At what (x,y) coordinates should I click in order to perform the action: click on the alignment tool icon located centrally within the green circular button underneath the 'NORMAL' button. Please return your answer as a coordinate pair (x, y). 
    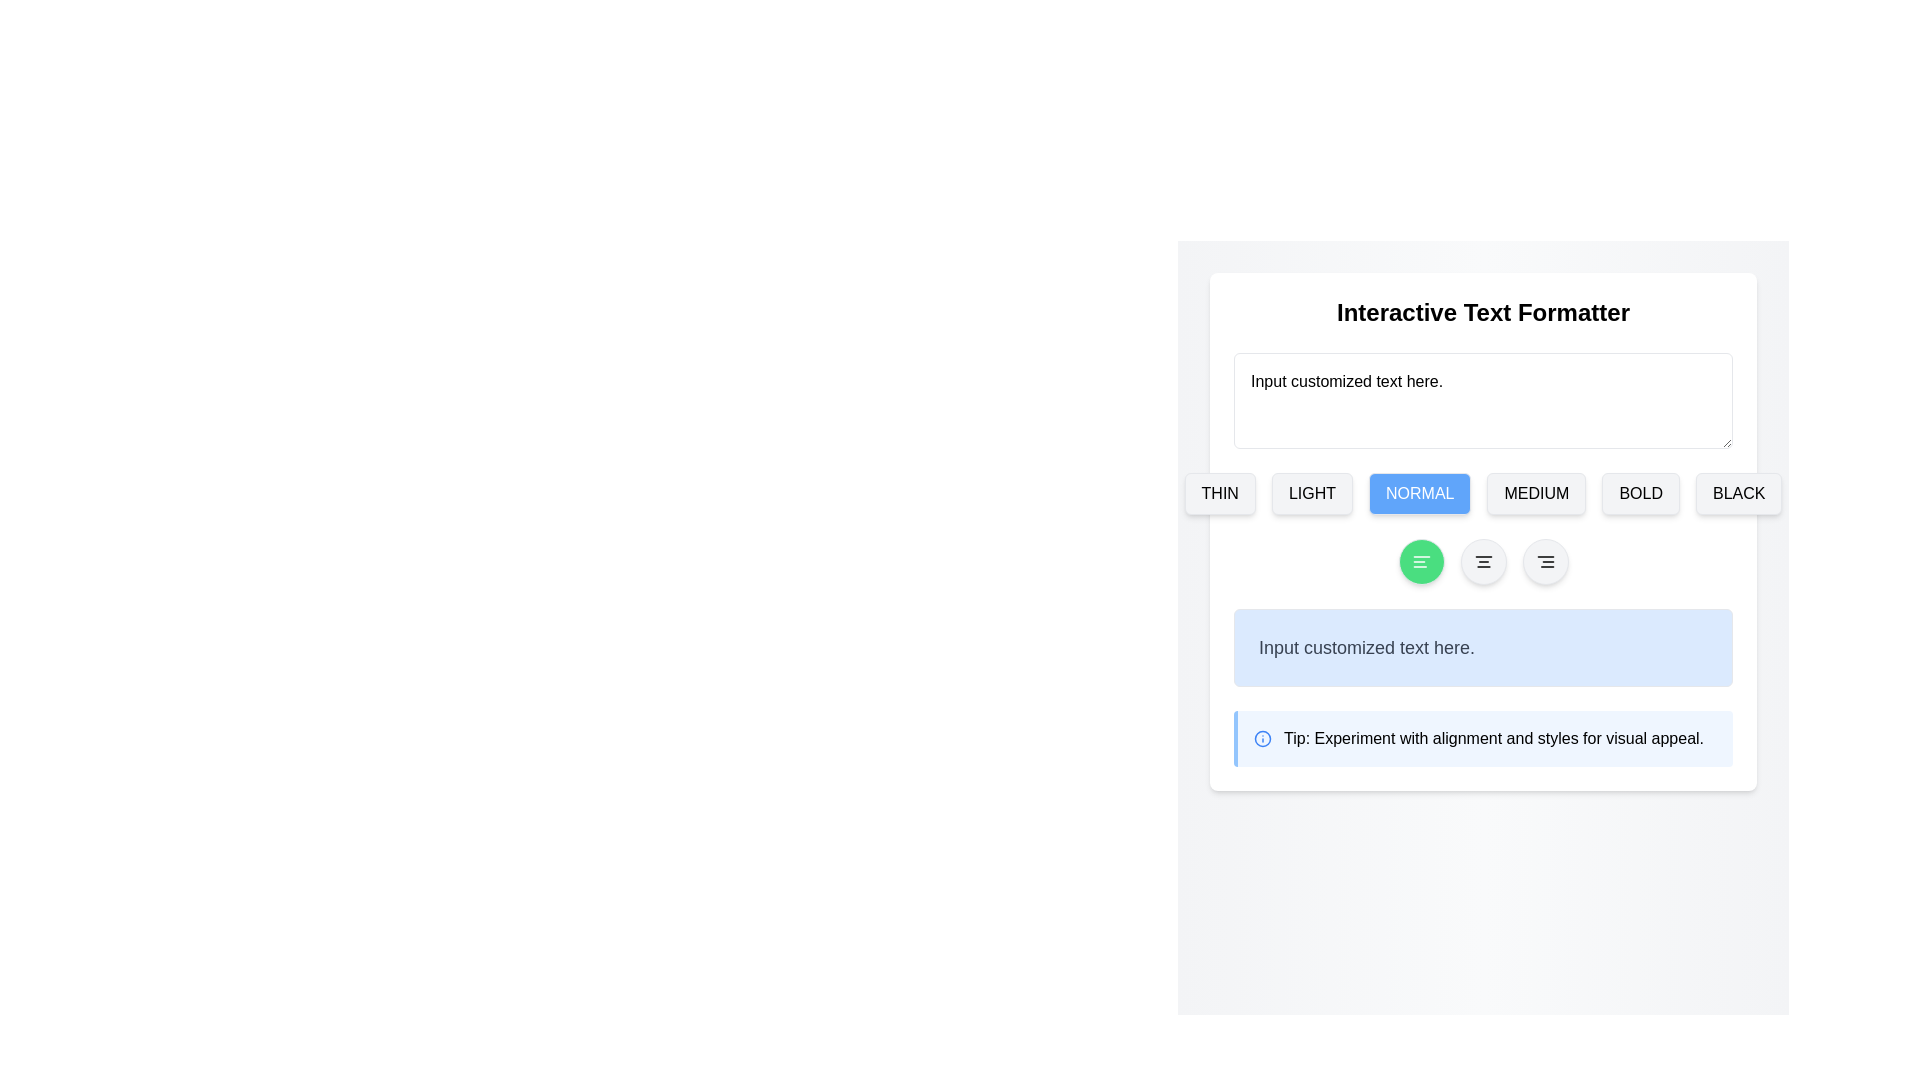
    Looking at the image, I should click on (1420, 562).